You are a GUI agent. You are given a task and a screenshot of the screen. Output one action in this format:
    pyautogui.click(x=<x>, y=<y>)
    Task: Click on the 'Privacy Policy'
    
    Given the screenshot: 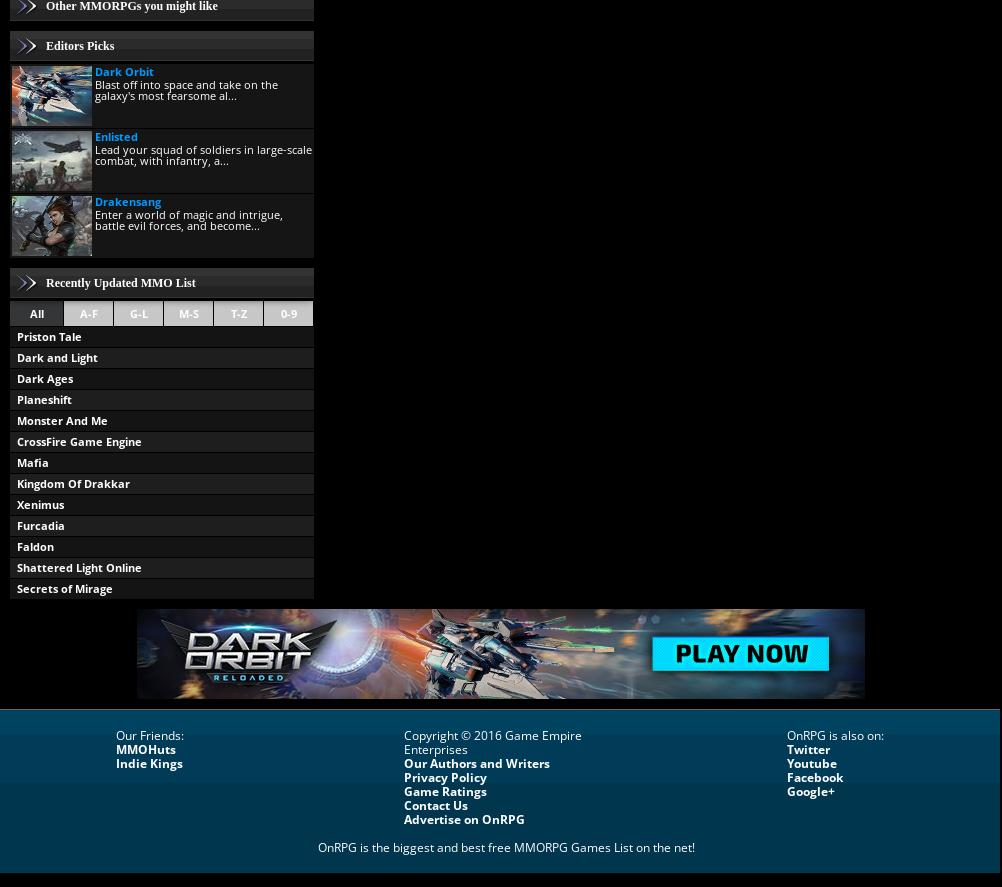 What is the action you would take?
    pyautogui.click(x=444, y=775)
    